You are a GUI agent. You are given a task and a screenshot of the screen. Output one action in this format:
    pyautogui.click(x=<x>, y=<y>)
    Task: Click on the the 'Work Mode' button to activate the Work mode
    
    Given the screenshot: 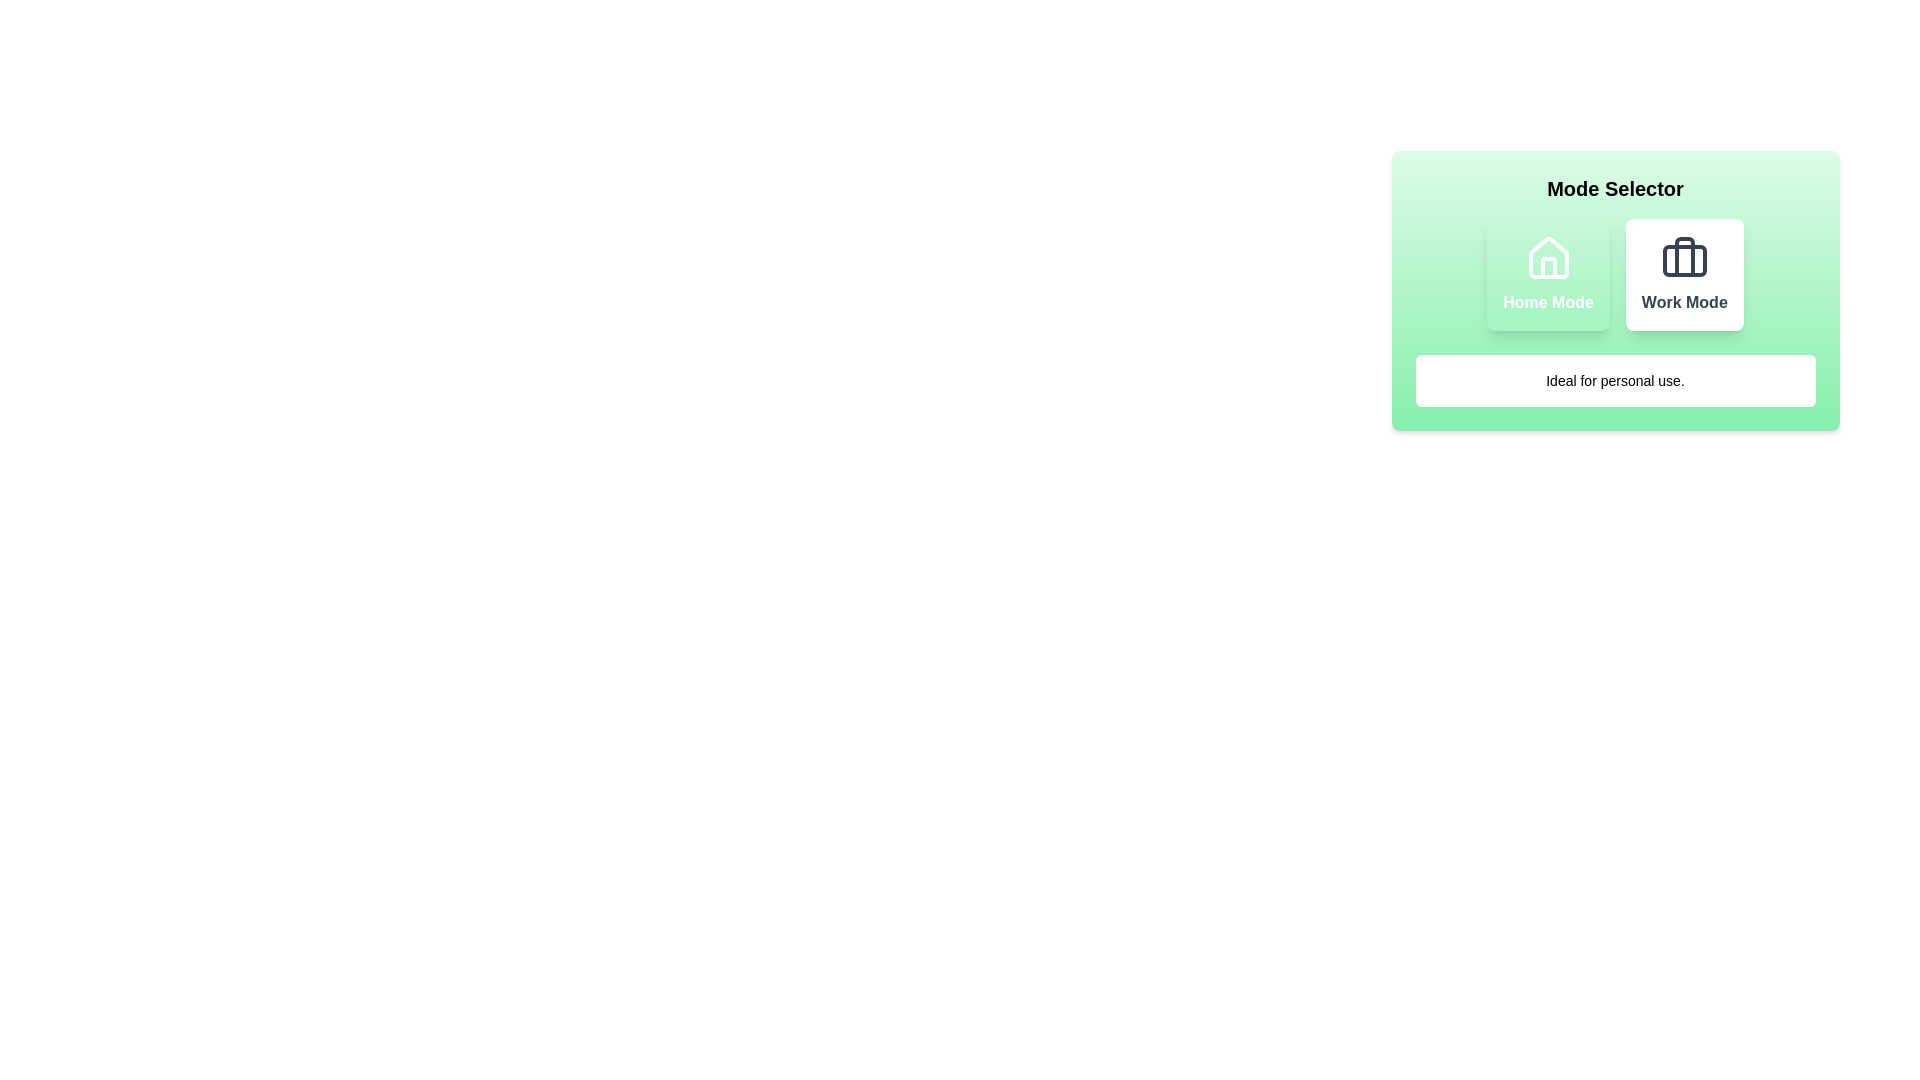 What is the action you would take?
    pyautogui.click(x=1683, y=274)
    